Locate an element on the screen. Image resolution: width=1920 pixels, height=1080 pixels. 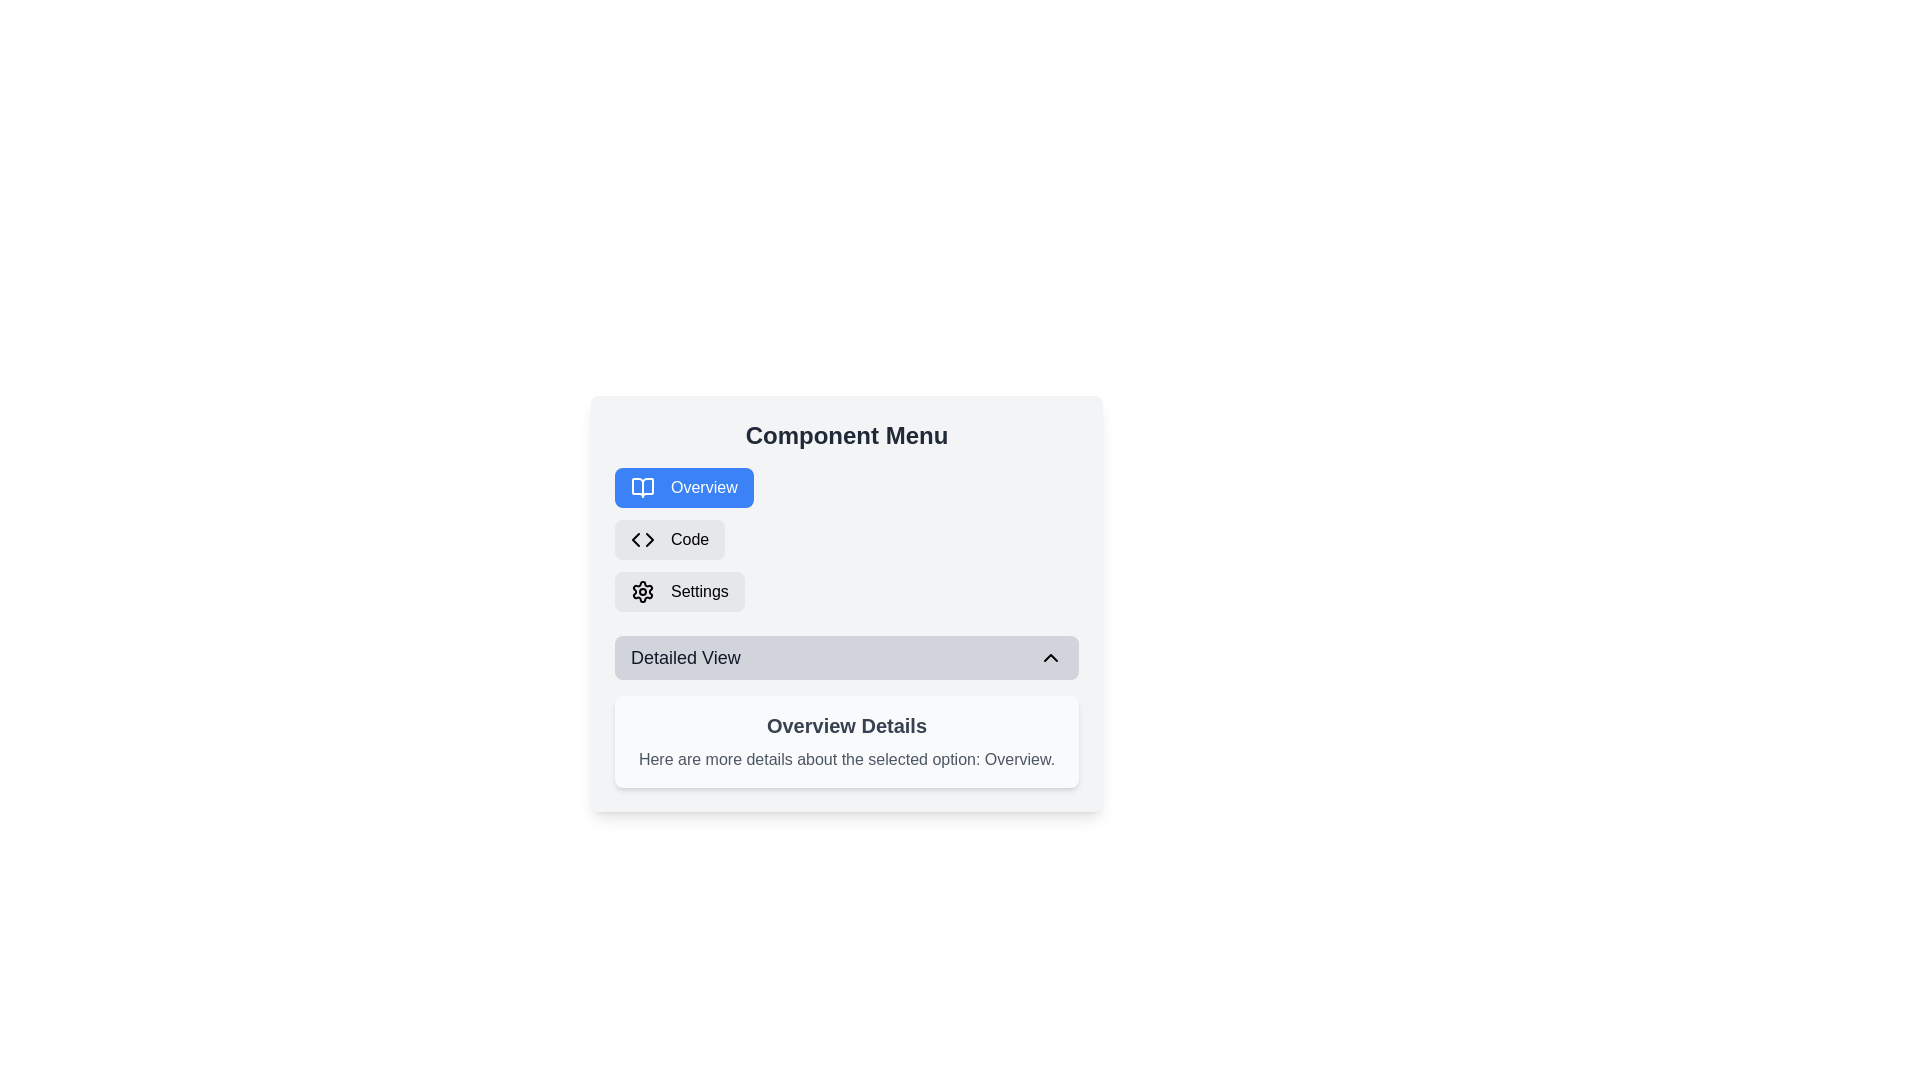
the 'Settings' text label is located at coordinates (699, 590).